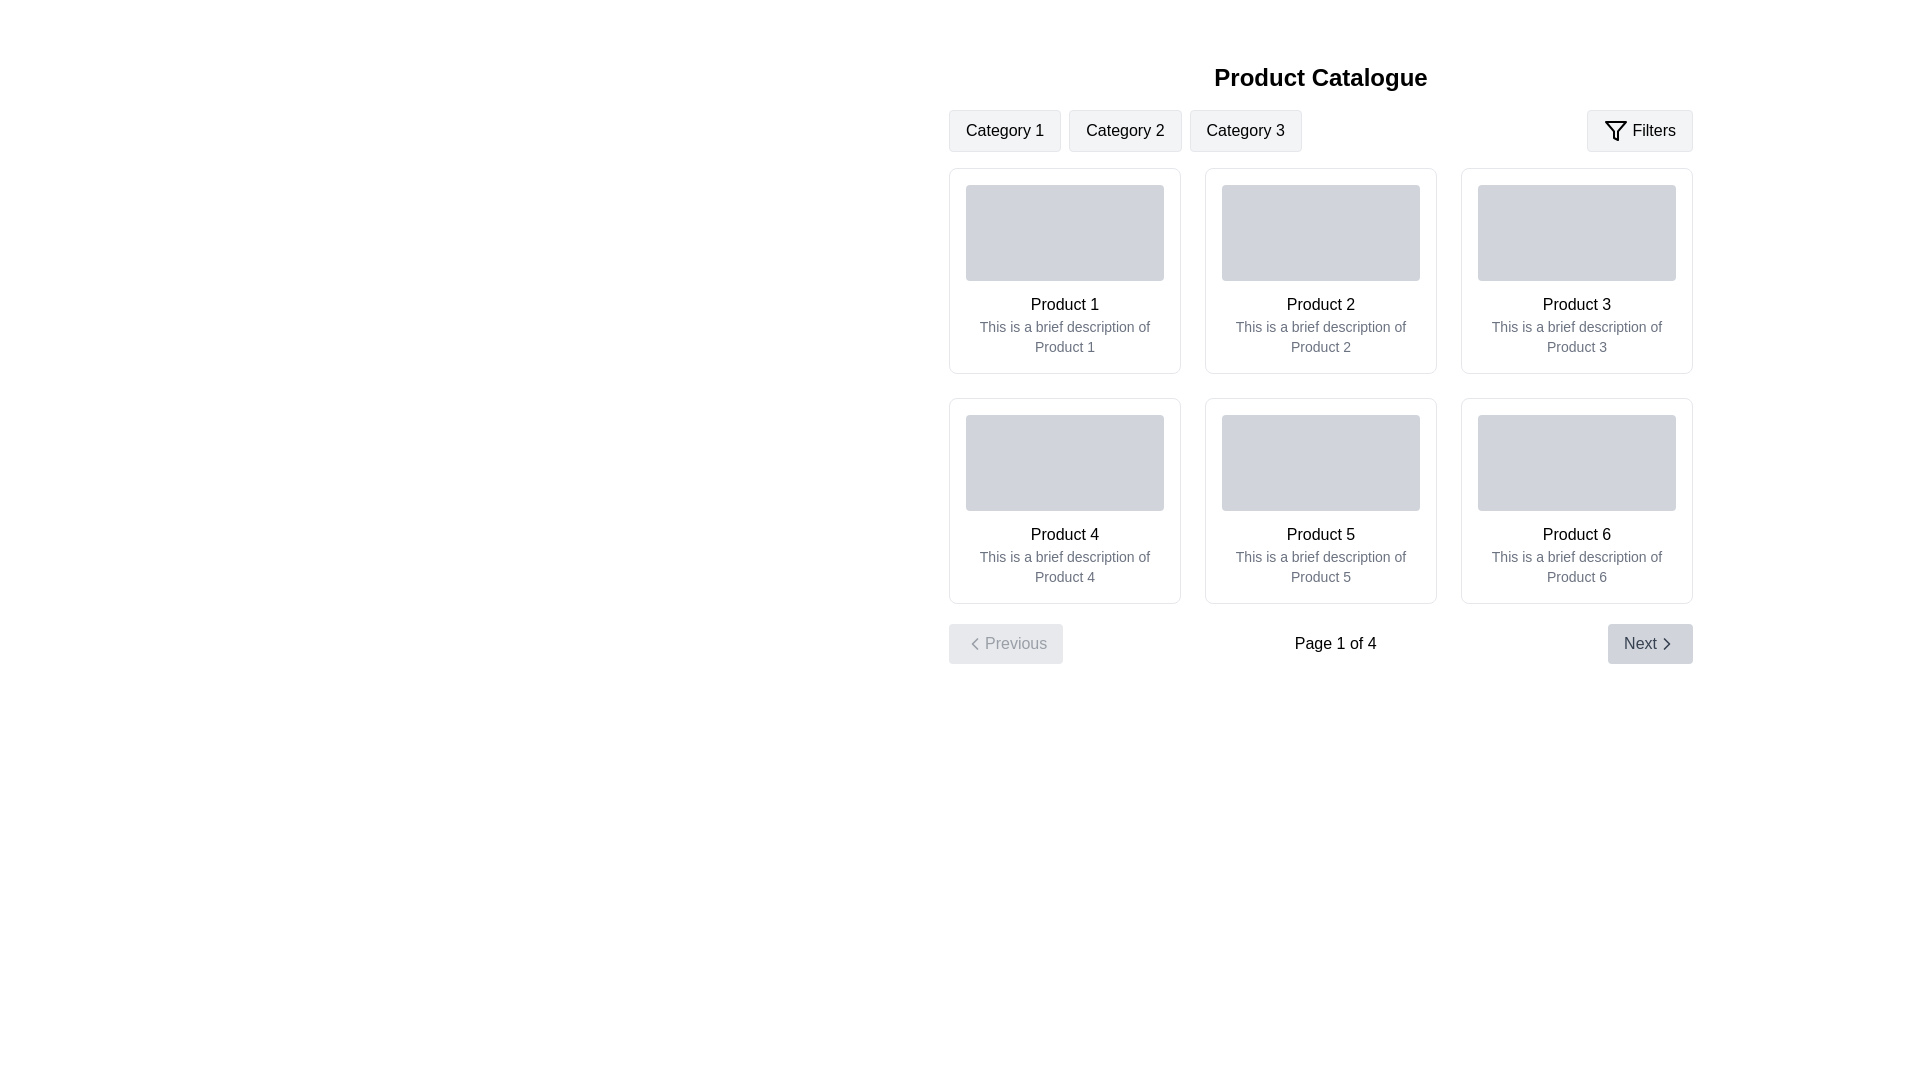  Describe the element at coordinates (1125, 131) in the screenshot. I see `the filter selector button group located above the product grid, to the left of the 'Filters' button` at that location.